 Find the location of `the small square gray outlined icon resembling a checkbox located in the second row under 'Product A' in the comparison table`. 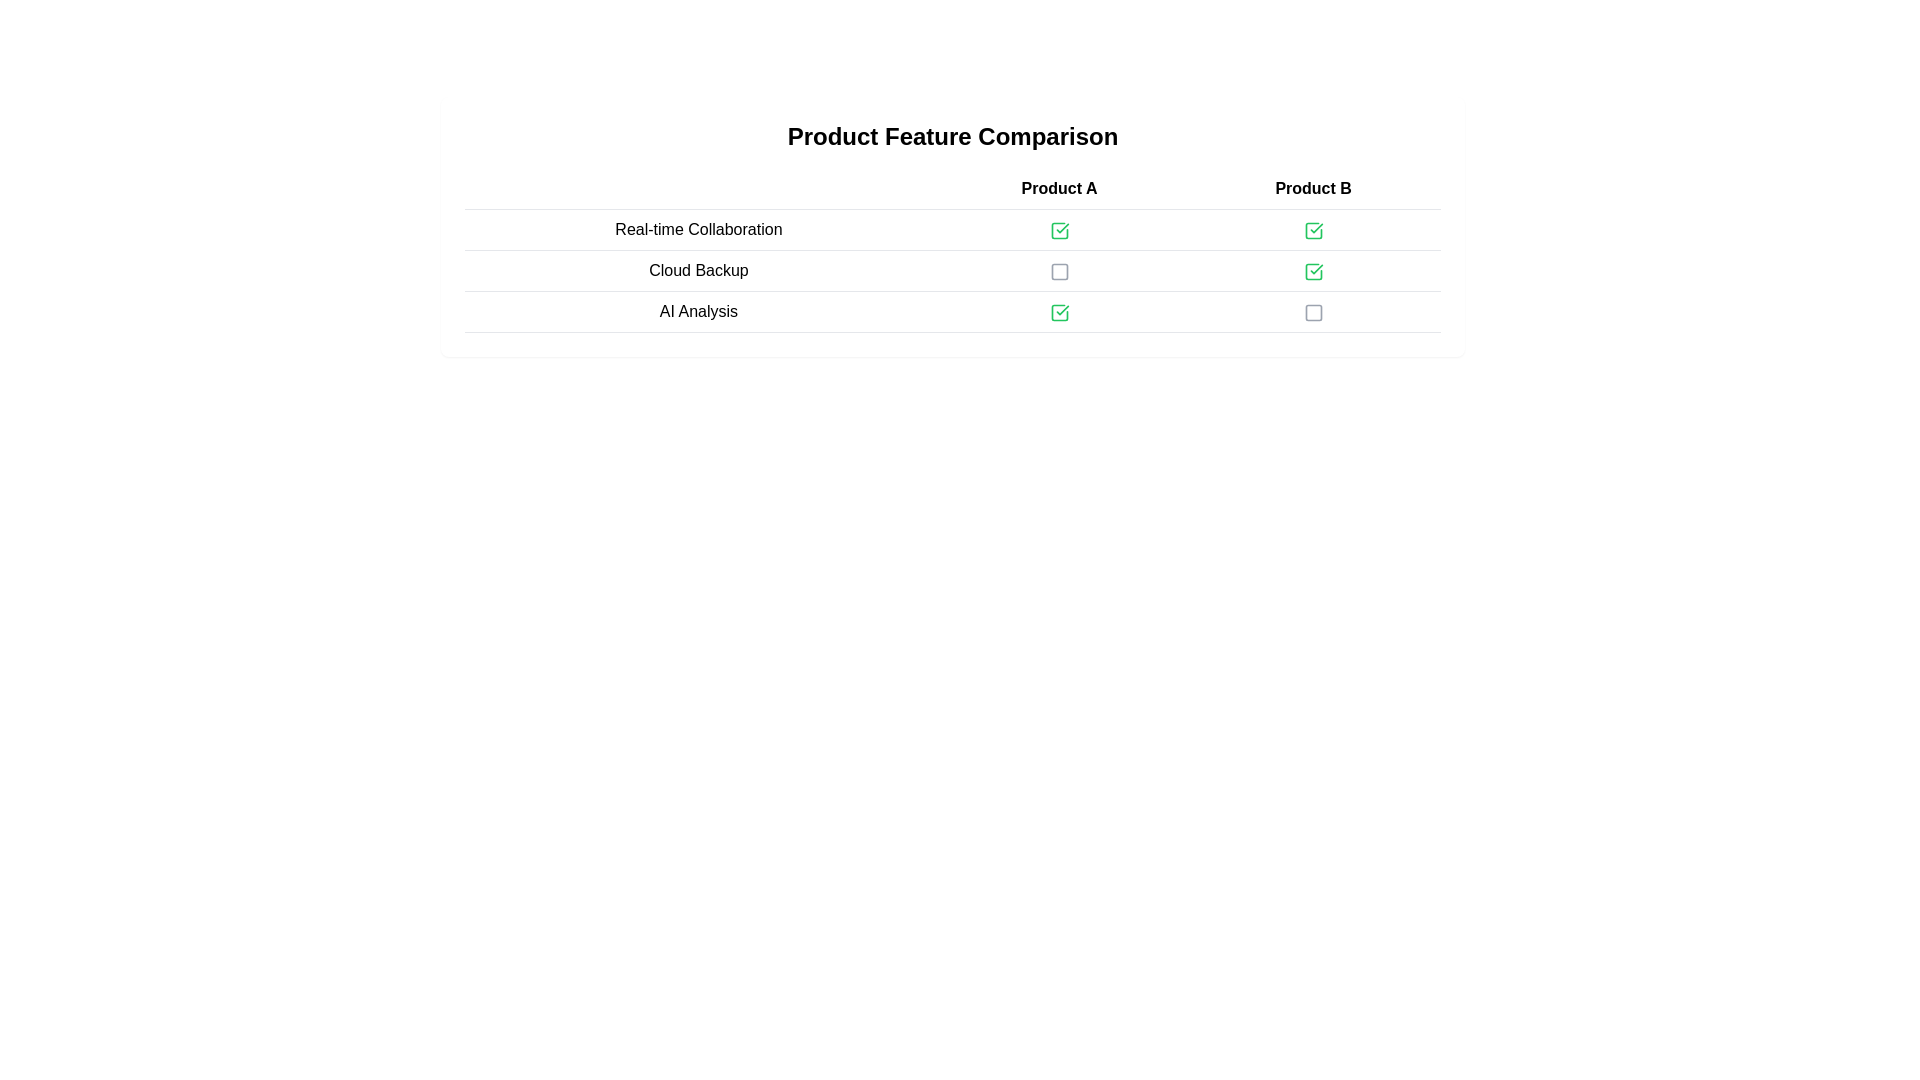

the small square gray outlined icon resembling a checkbox located in the second row under 'Product A' in the comparison table is located at coordinates (1058, 271).